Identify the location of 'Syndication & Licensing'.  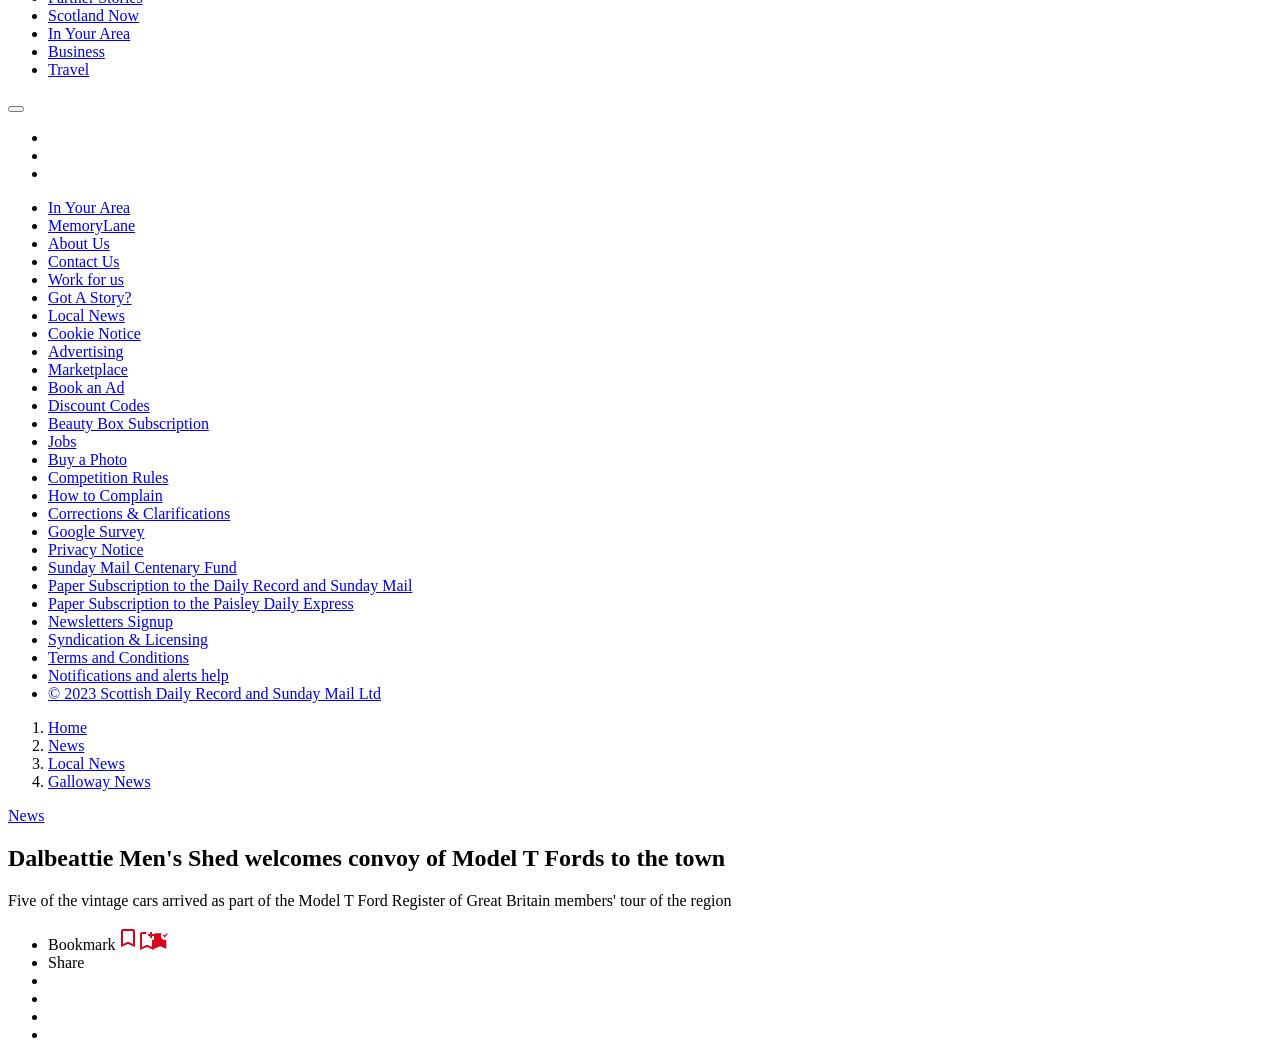
(126, 639).